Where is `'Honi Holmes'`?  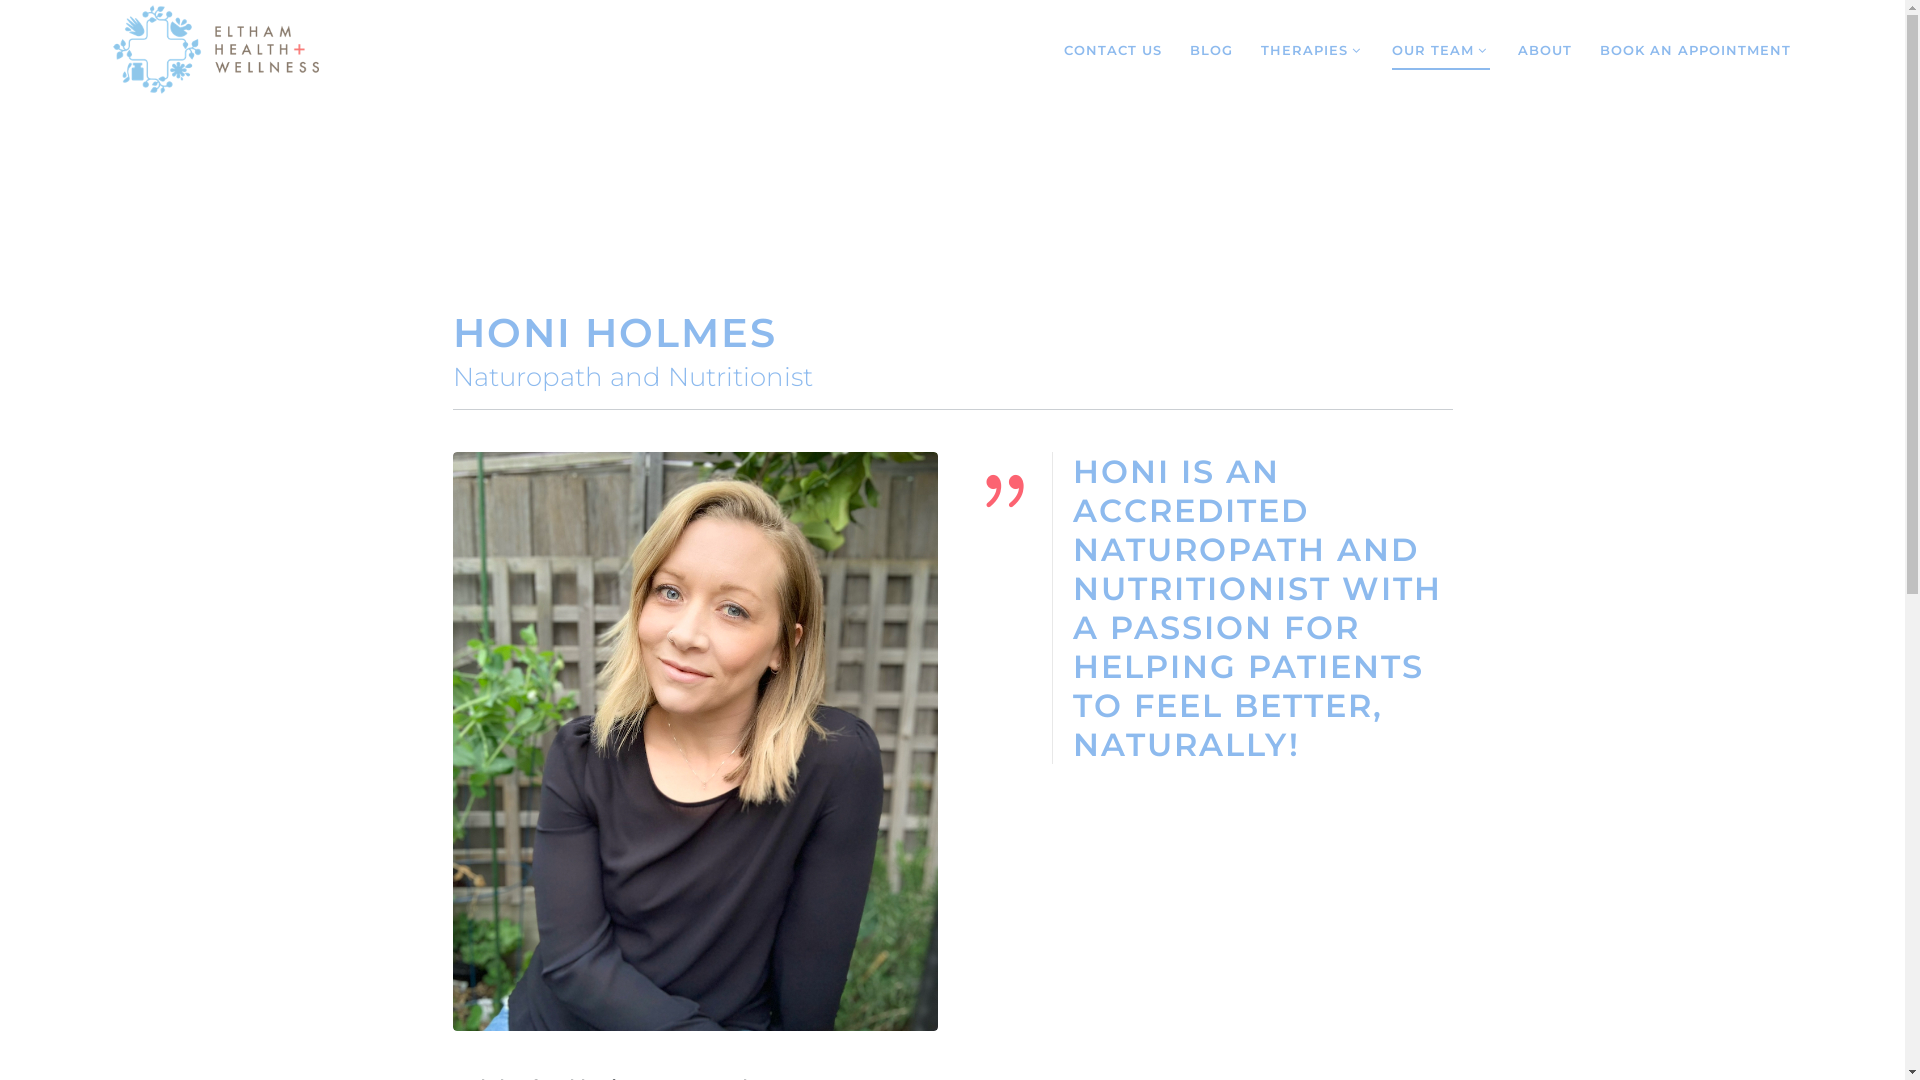 'Honi Holmes' is located at coordinates (694, 741).